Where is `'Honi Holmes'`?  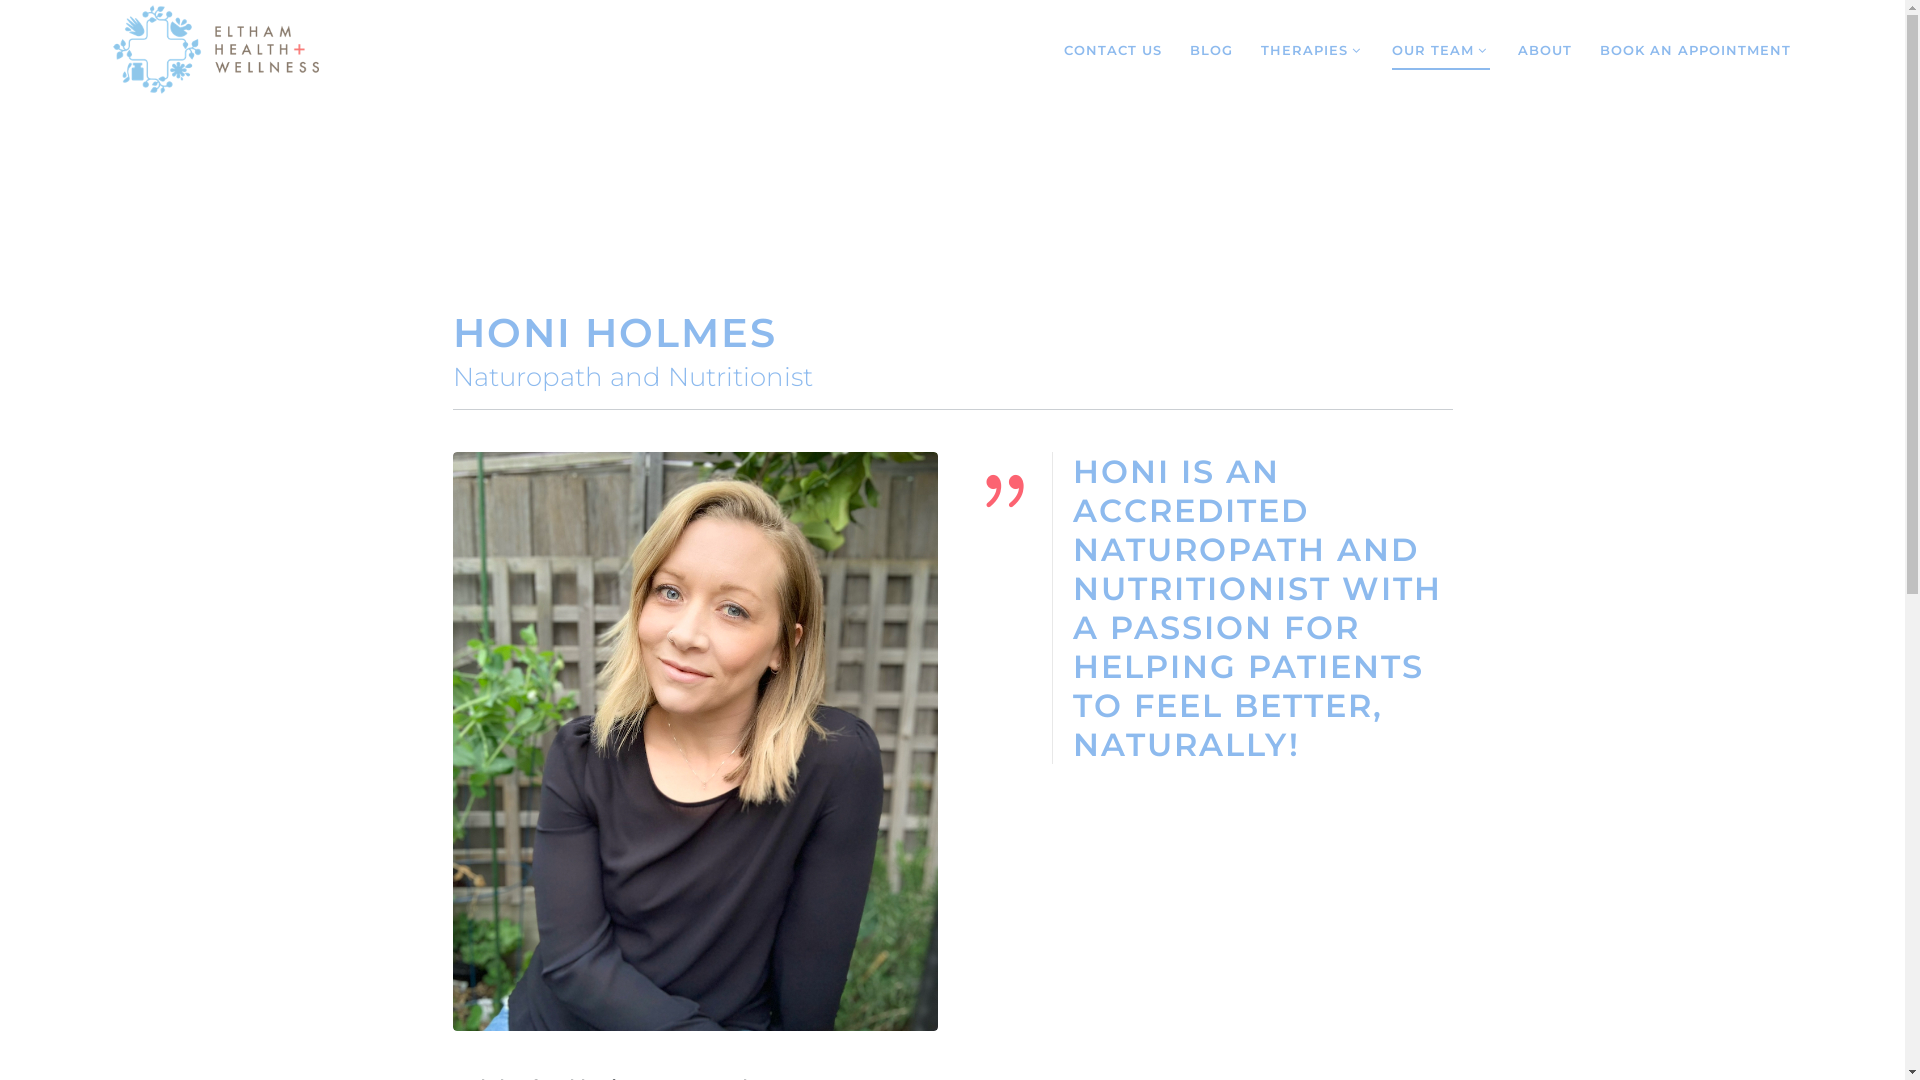 'Honi Holmes' is located at coordinates (694, 741).